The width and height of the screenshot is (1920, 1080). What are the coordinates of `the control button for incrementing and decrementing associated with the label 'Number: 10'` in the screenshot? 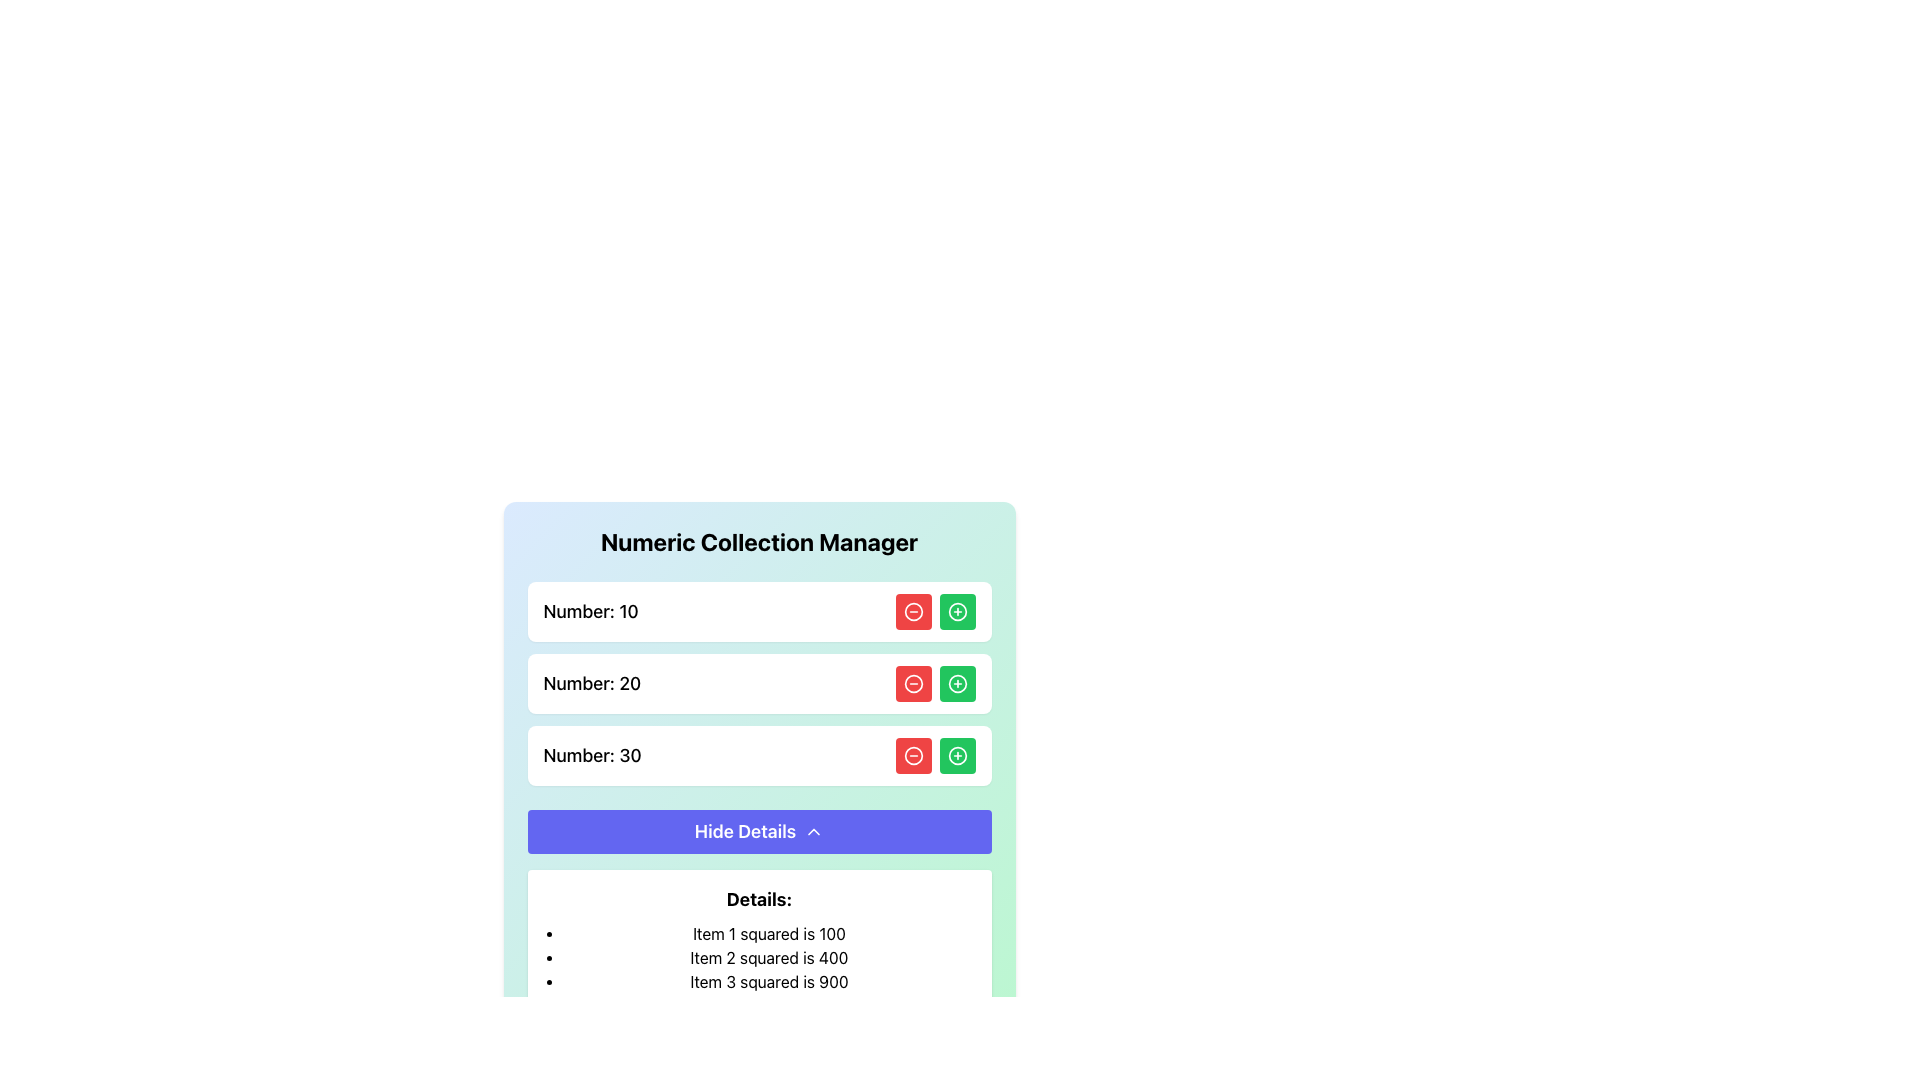 It's located at (934, 611).